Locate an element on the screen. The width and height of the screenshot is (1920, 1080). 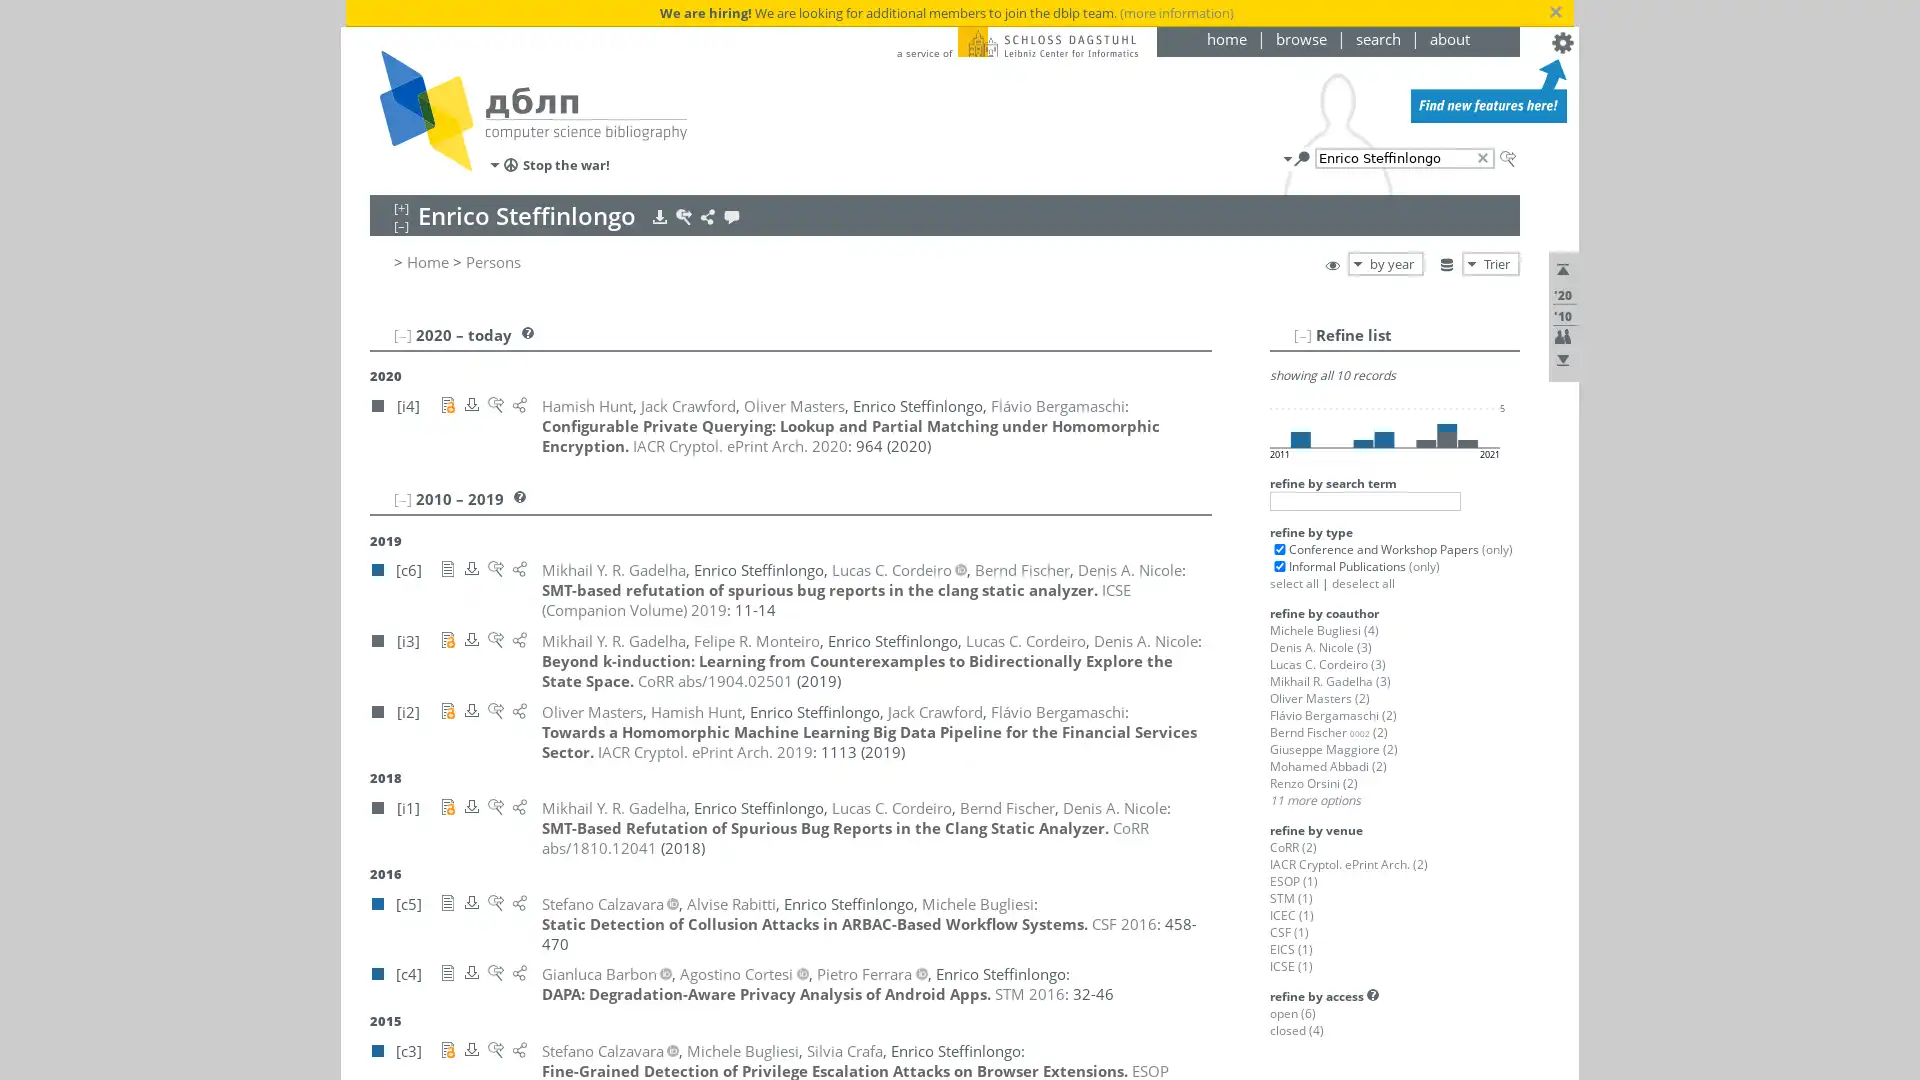
ESOP (1) is located at coordinates (1294, 880).